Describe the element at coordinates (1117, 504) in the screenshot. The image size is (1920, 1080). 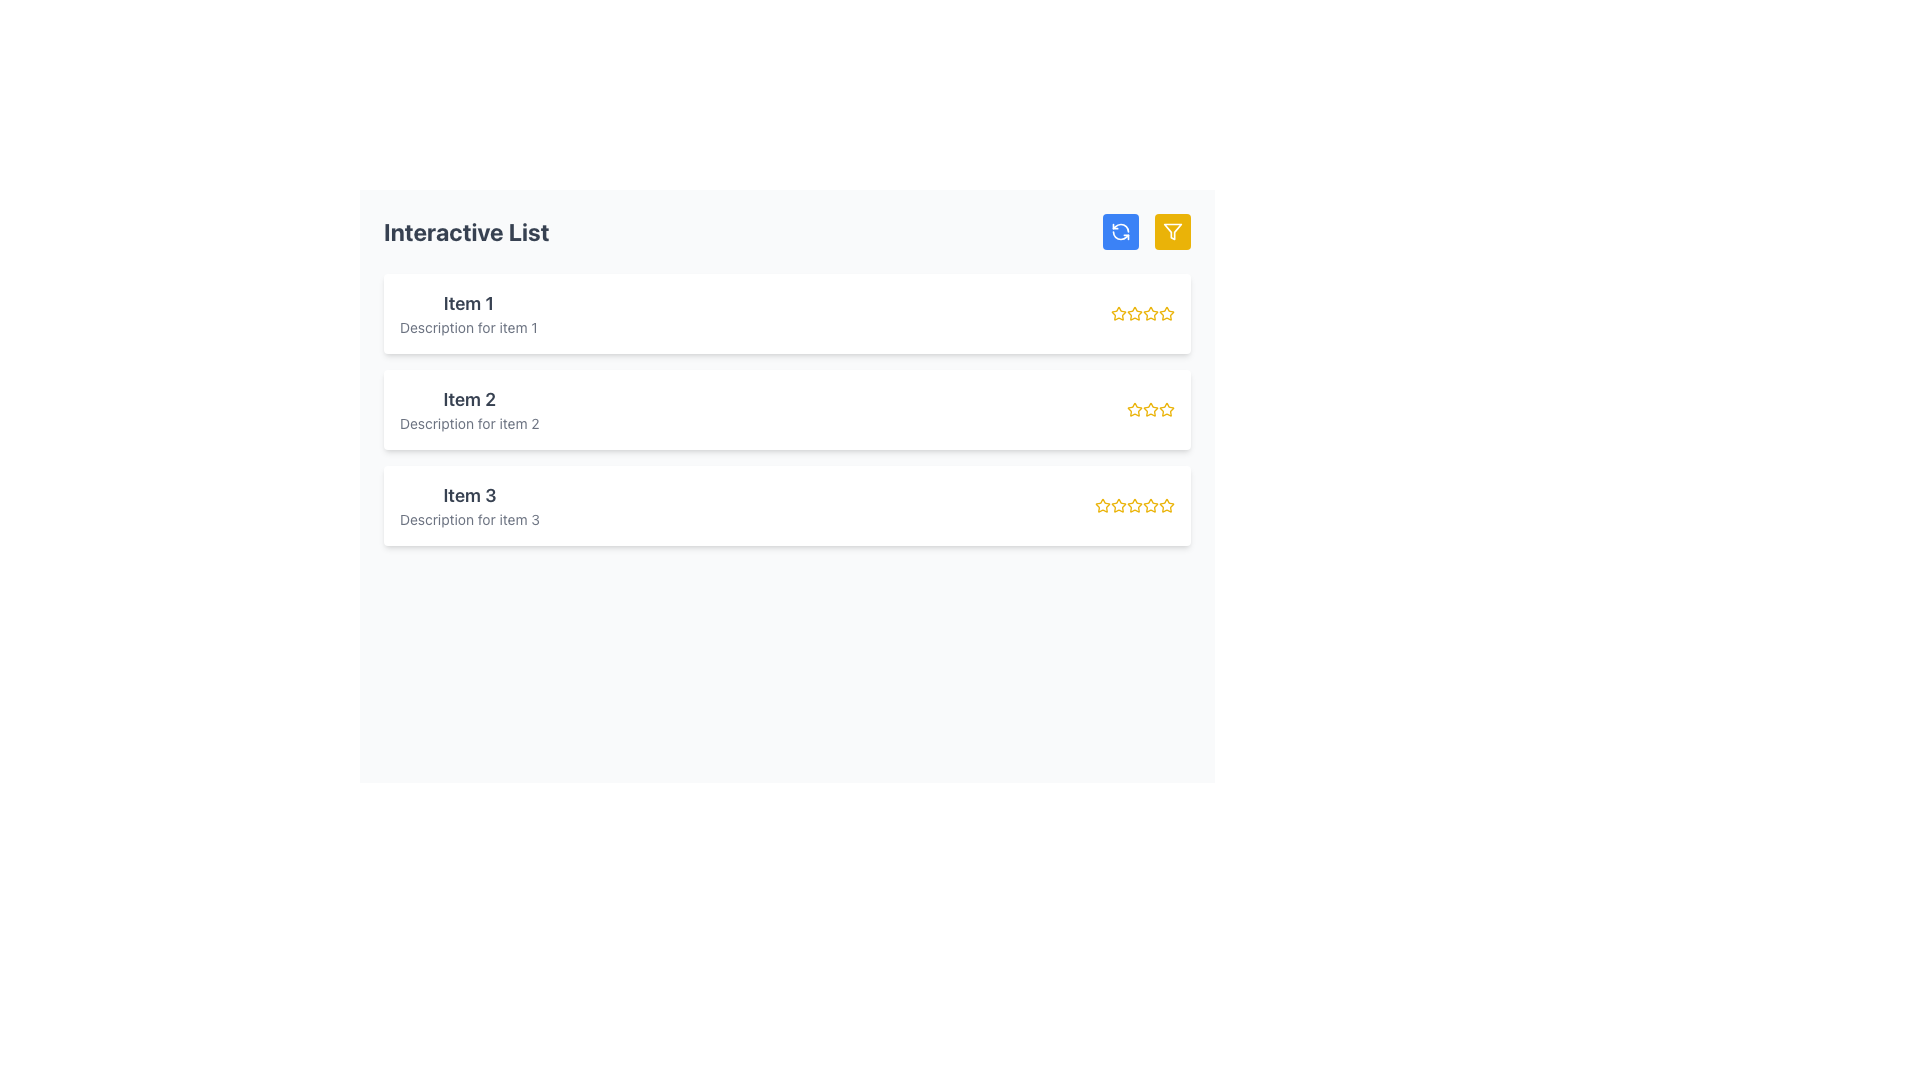
I see `the second star icon in the star rating component, which is styled with a yellow outline and rounded edges, located in the third row of the interactive list` at that location.